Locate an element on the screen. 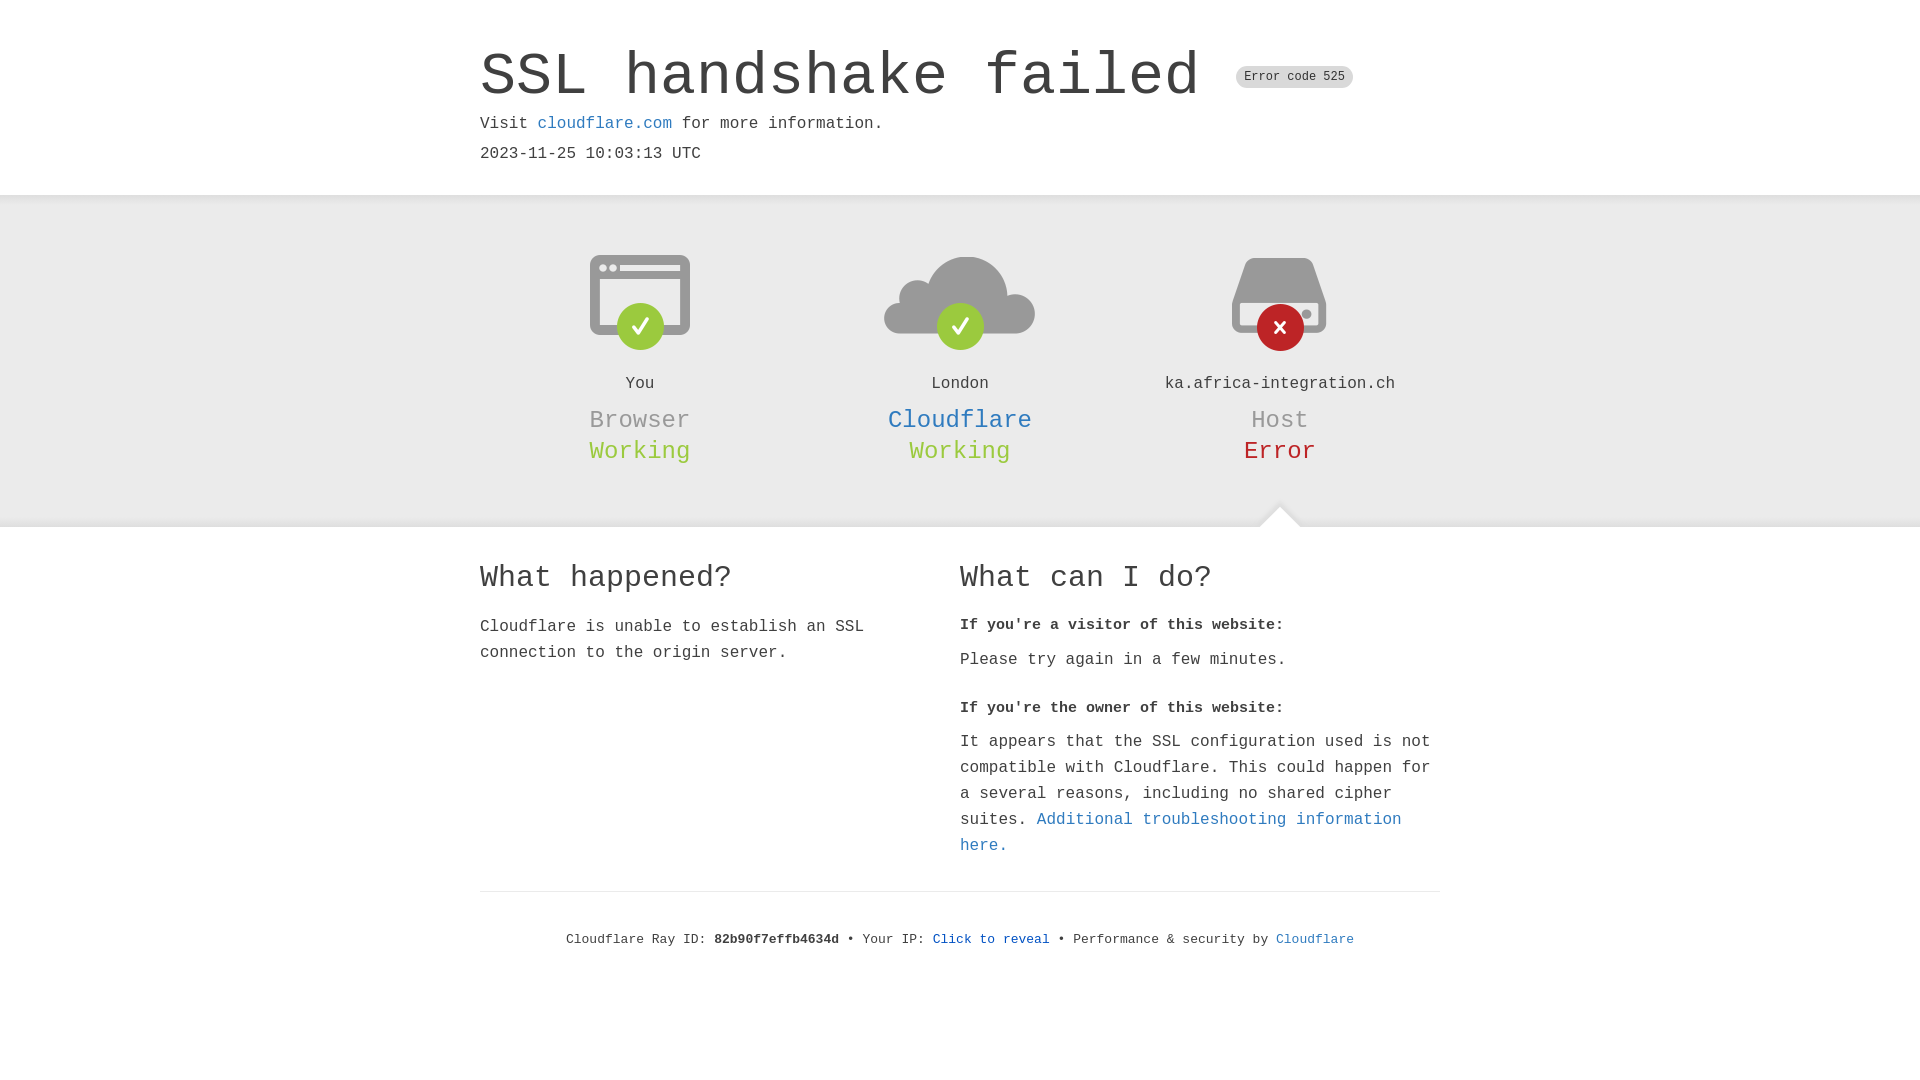 This screenshot has height=1080, width=1920. 'Cloudflare' is located at coordinates (960, 419).